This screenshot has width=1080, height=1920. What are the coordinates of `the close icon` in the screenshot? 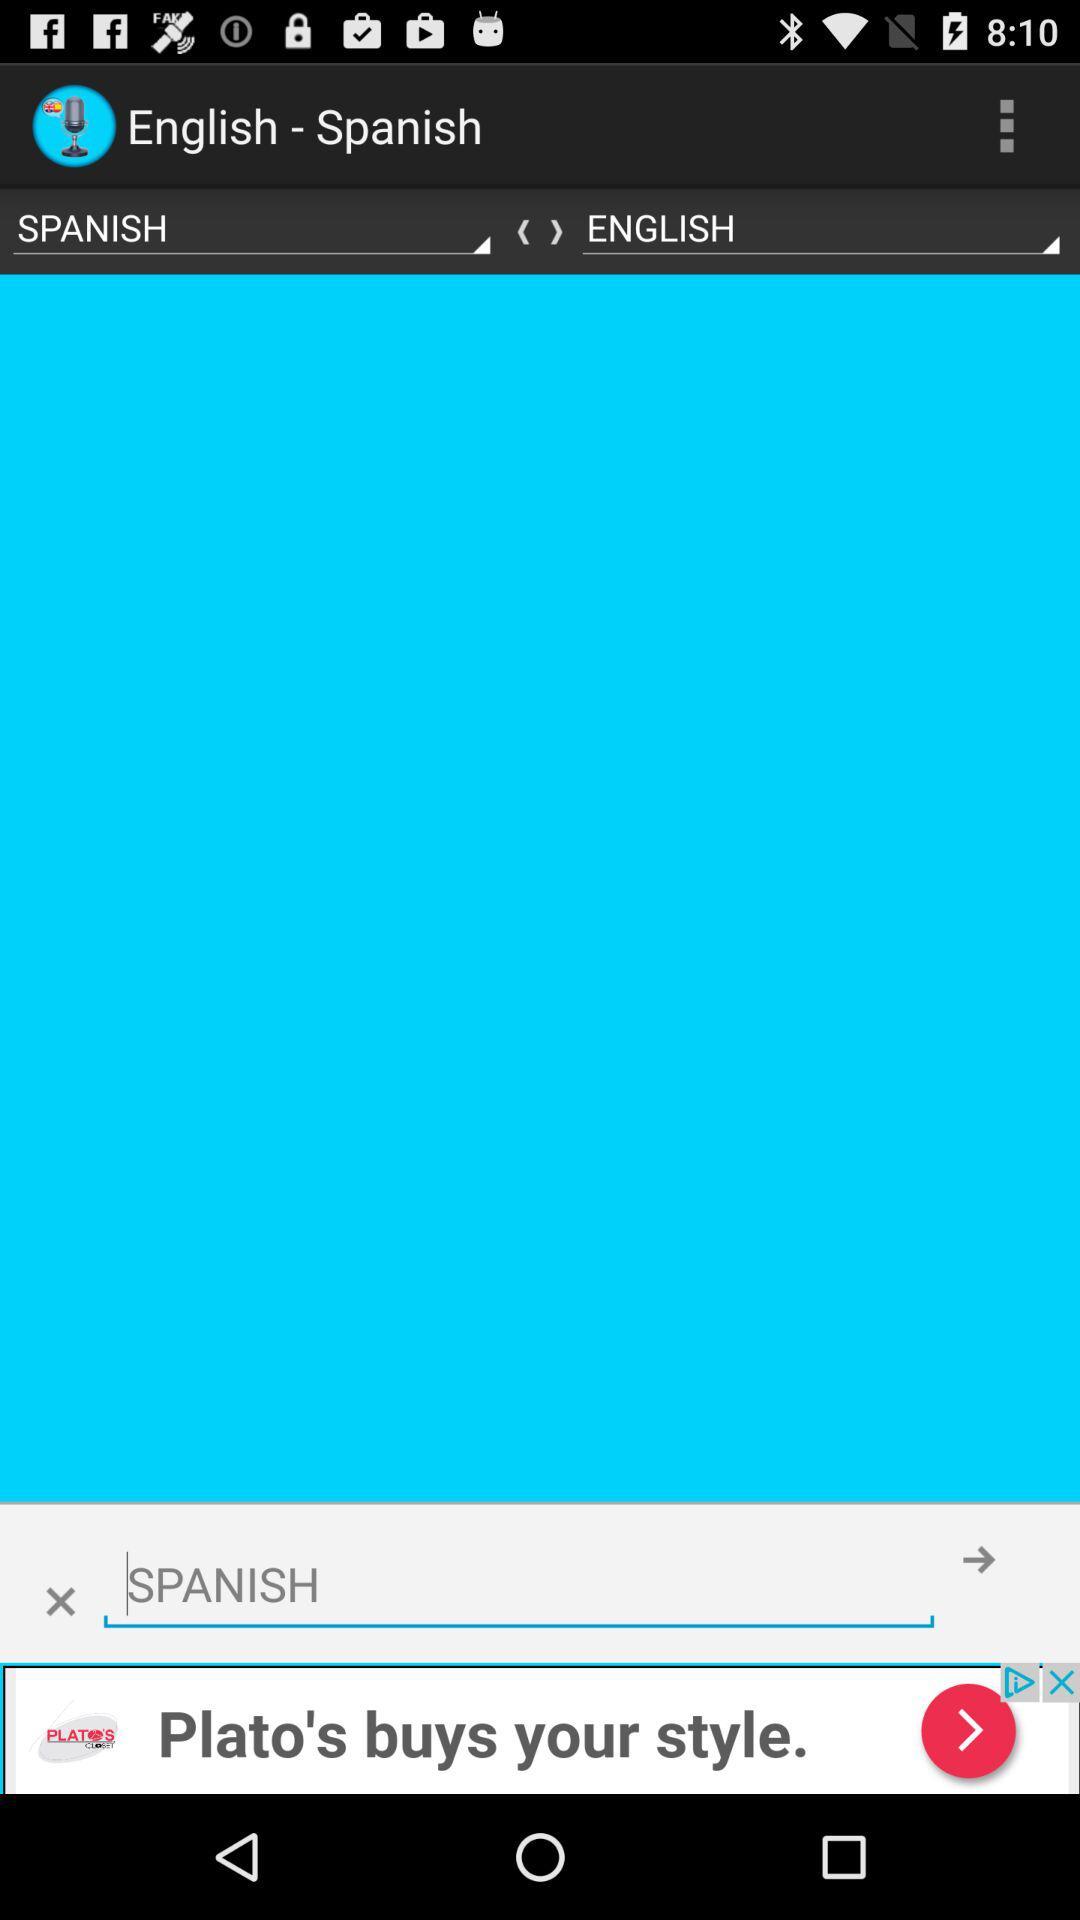 It's located at (59, 1713).